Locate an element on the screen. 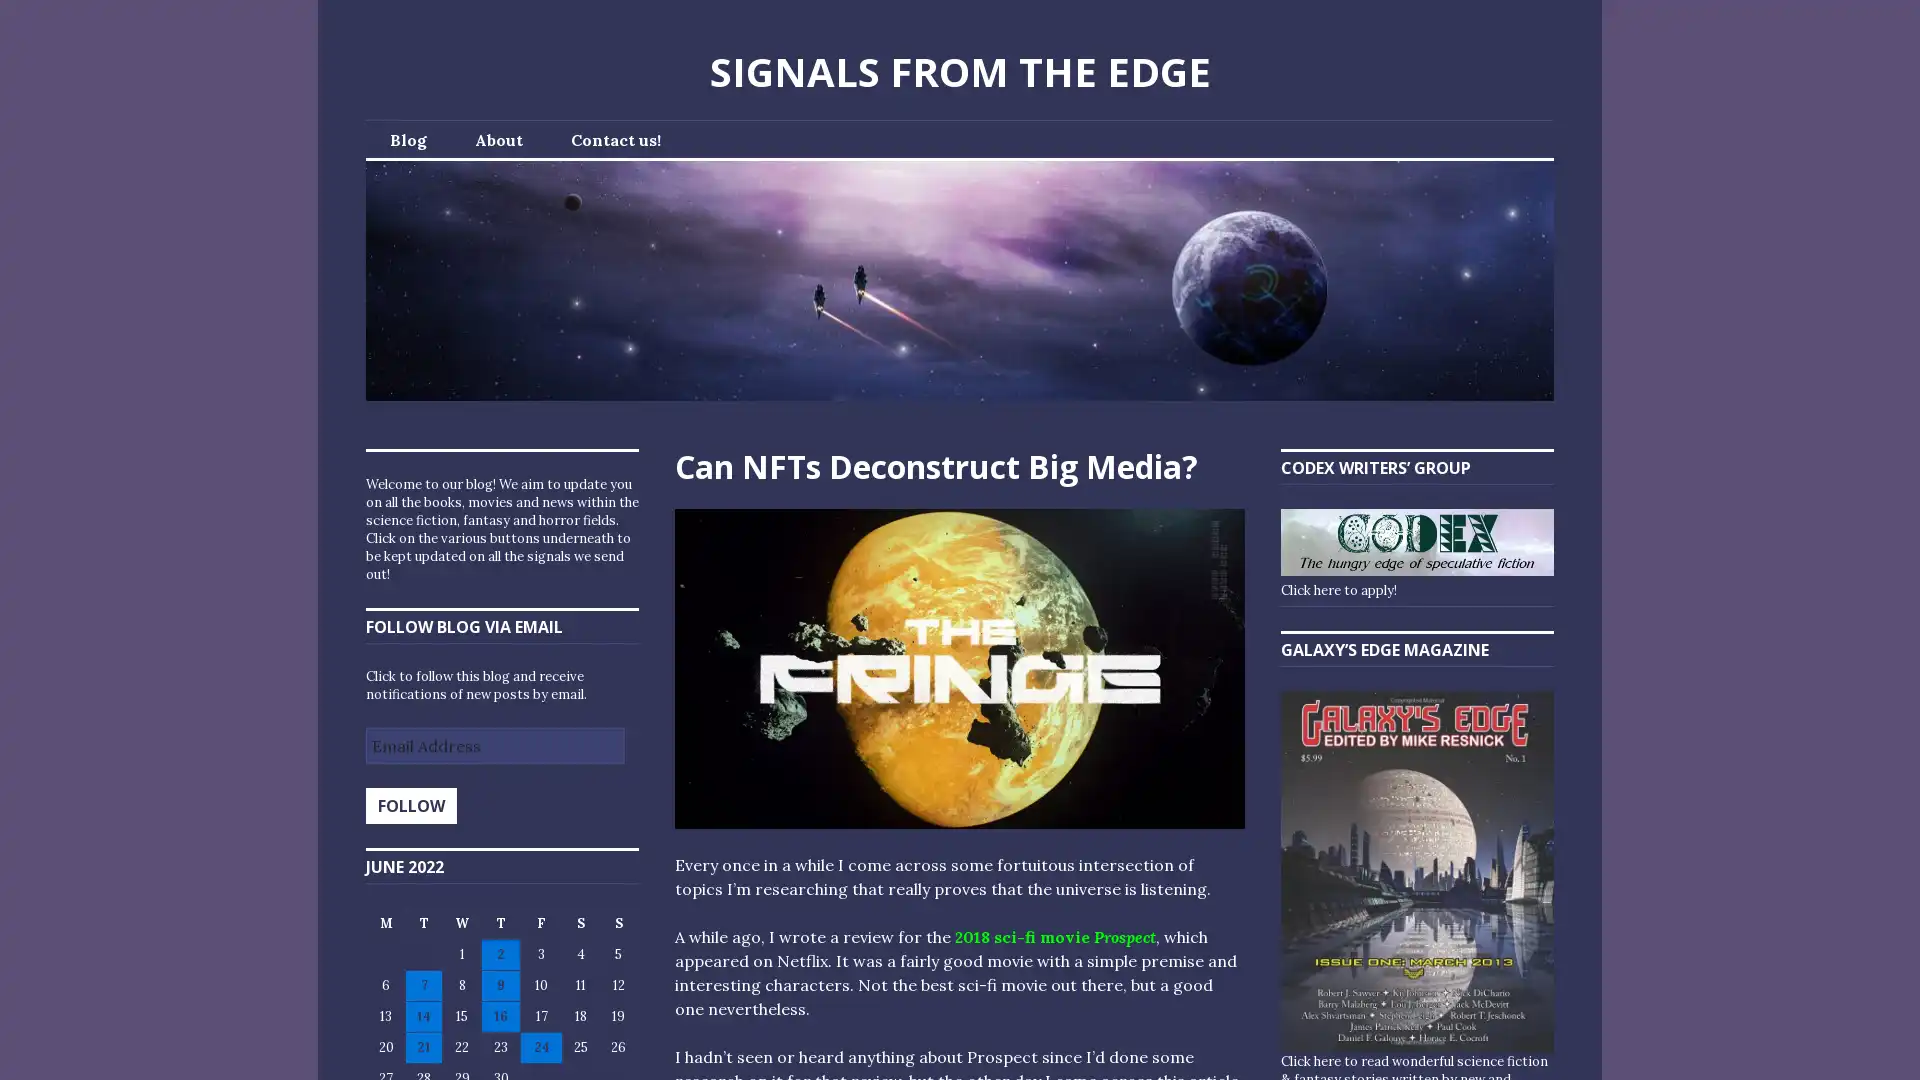 Image resolution: width=1920 pixels, height=1080 pixels. FOLLOW is located at coordinates (410, 805).